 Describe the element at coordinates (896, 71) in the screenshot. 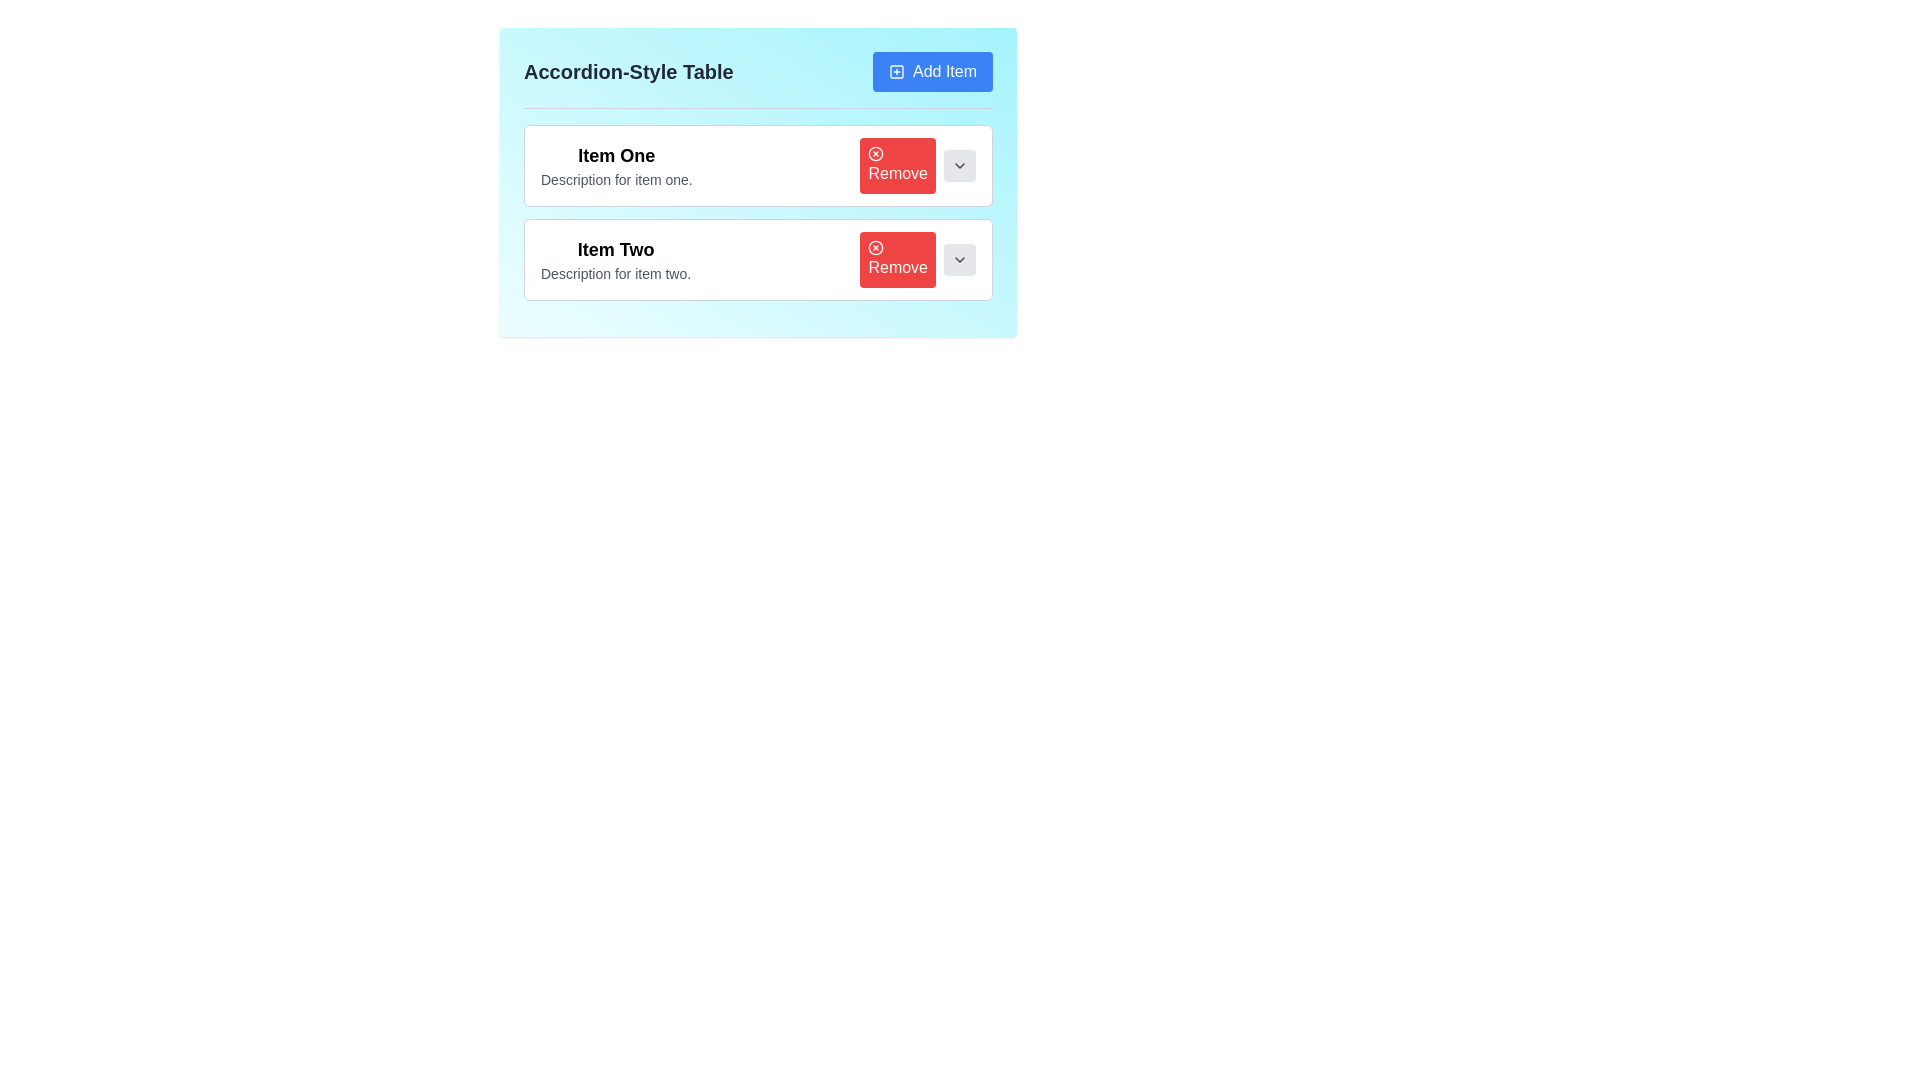

I see `the 'Add' action icon located to the left of the 'Add Item' button in the upper-right section of the interface` at that location.